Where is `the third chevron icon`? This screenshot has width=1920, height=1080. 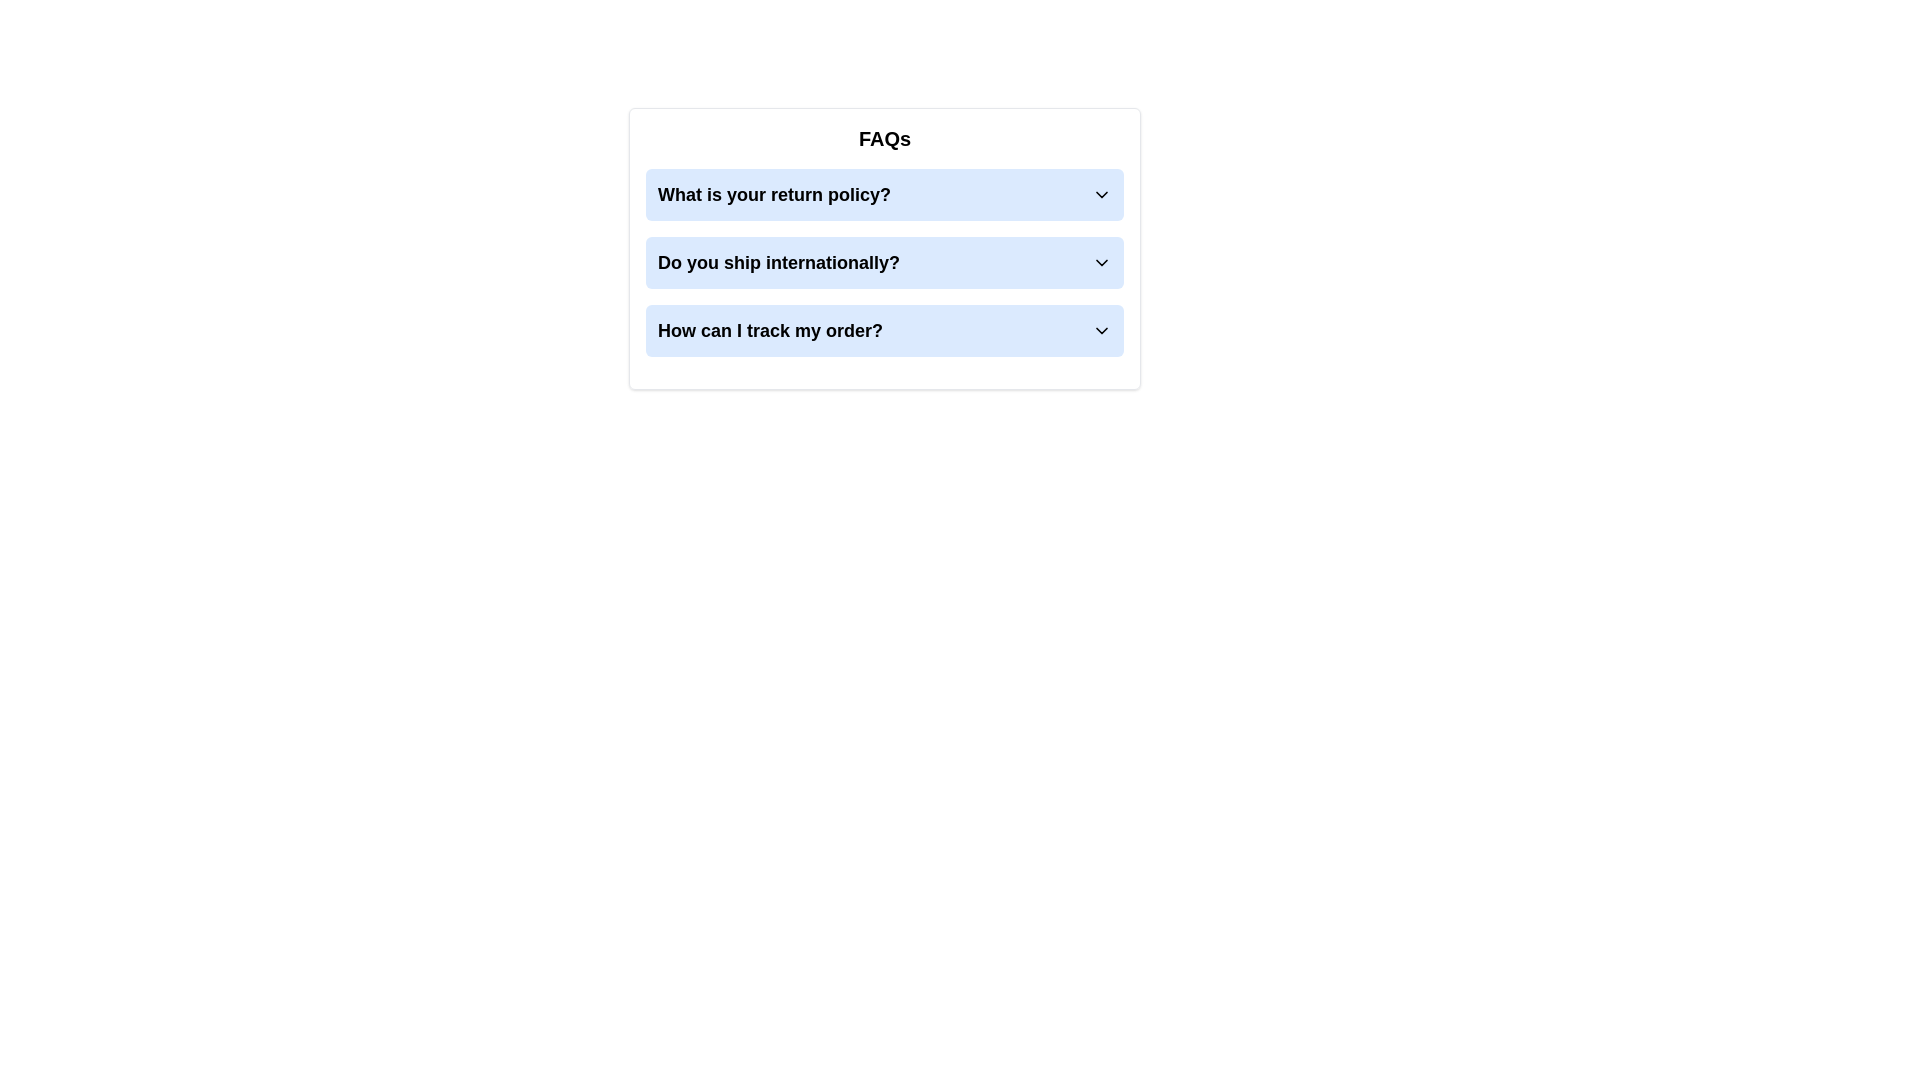
the third chevron icon is located at coordinates (1101, 330).